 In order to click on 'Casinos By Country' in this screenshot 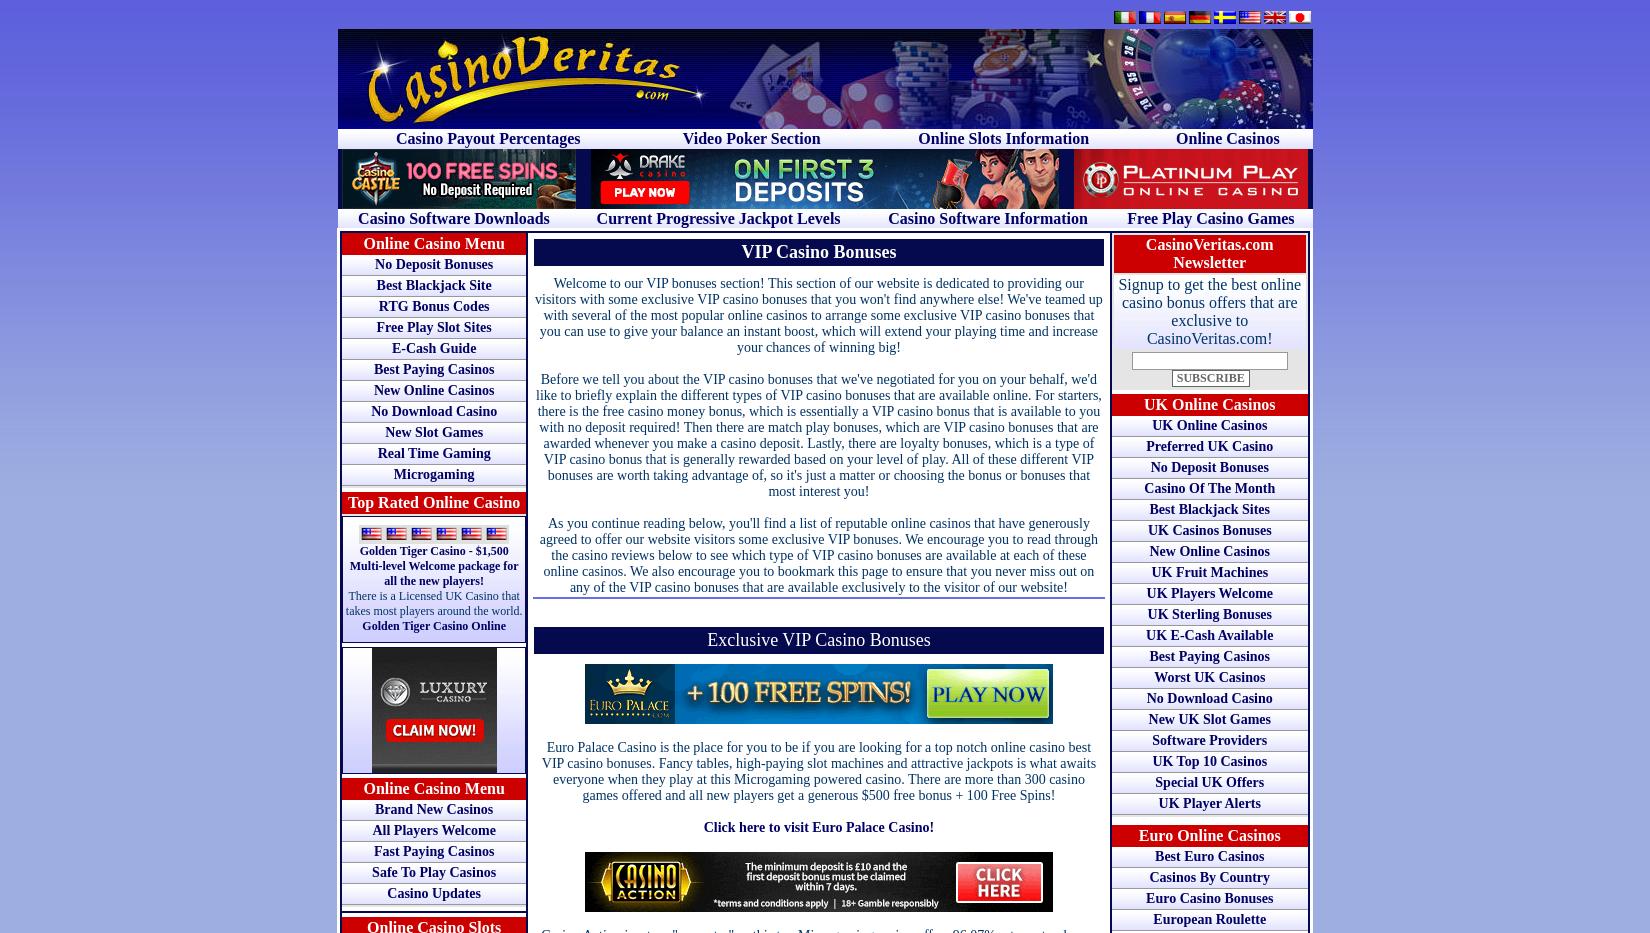, I will do `click(1209, 876)`.